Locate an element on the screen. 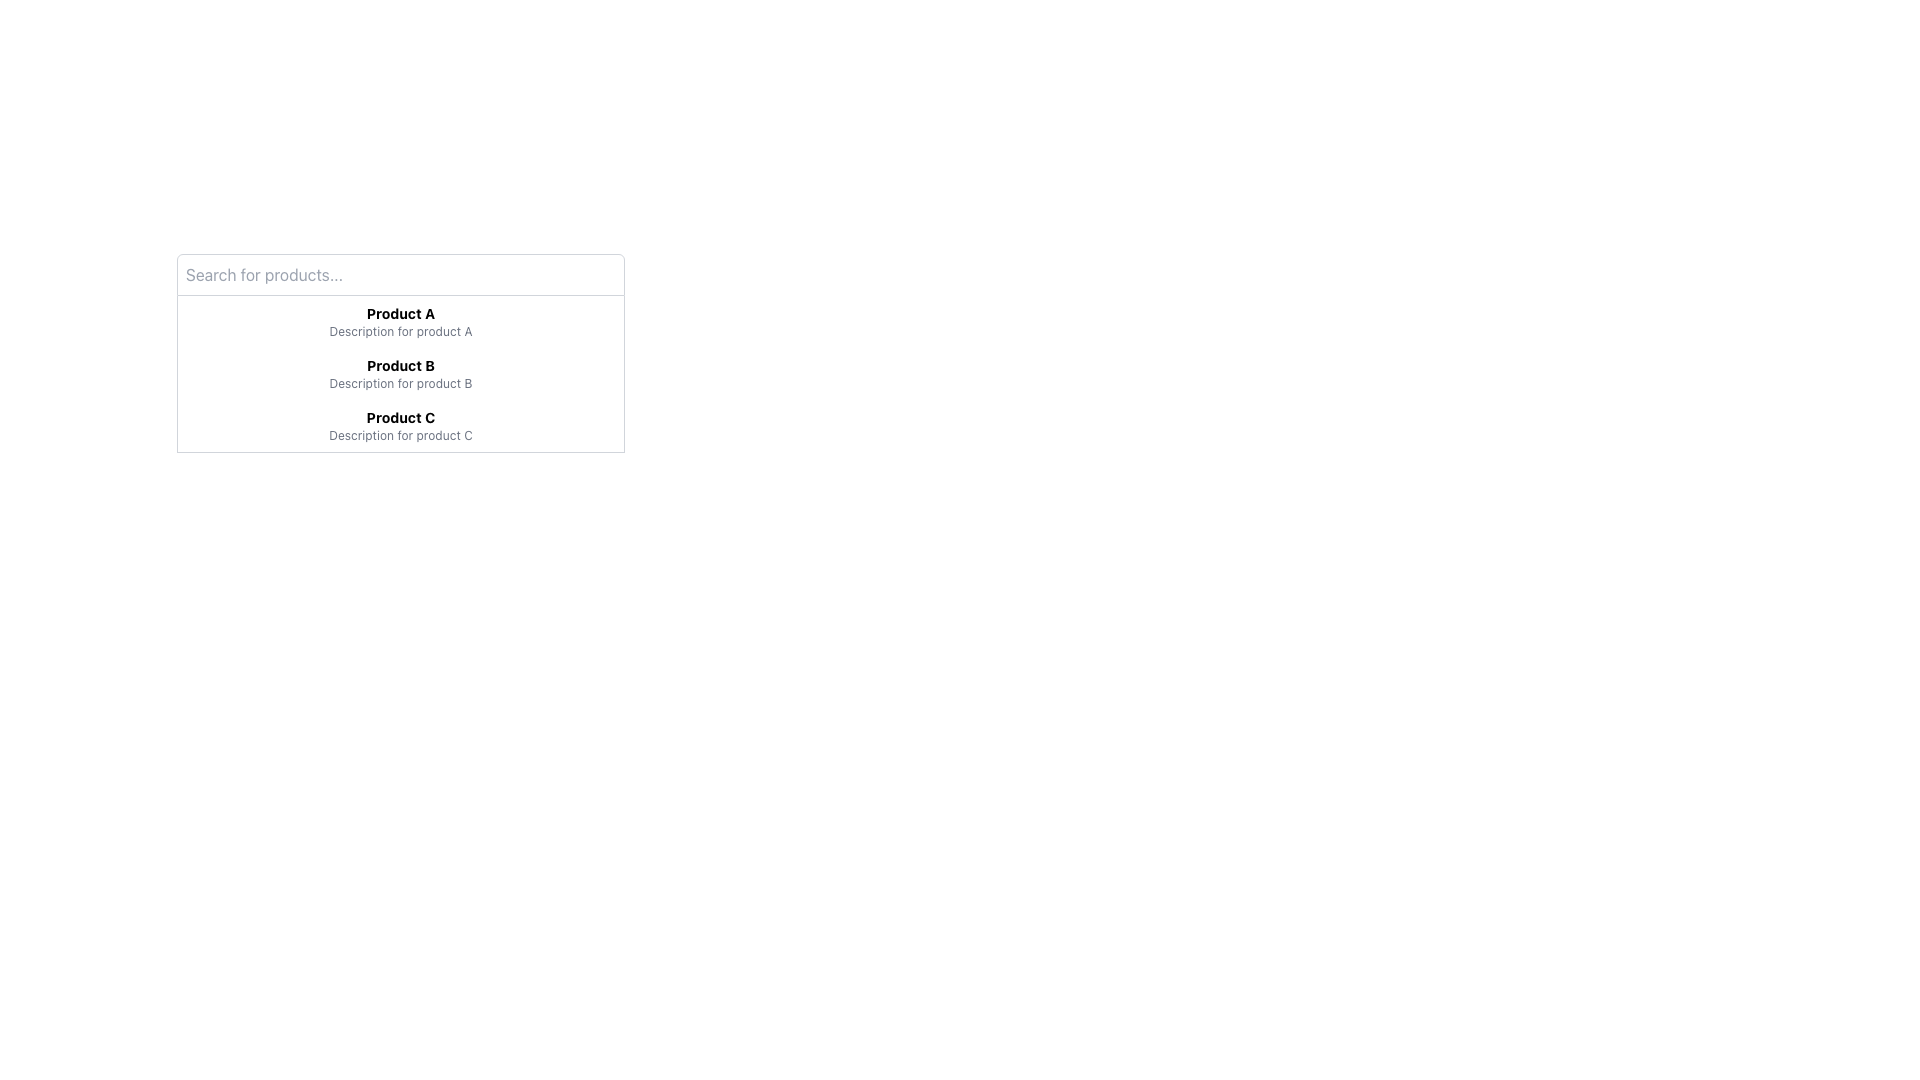 The height and width of the screenshot is (1080, 1920). the text label that displays supplementary description for the associated product, located below the 'Product B' title label in the vertical list is located at coordinates (400, 384).